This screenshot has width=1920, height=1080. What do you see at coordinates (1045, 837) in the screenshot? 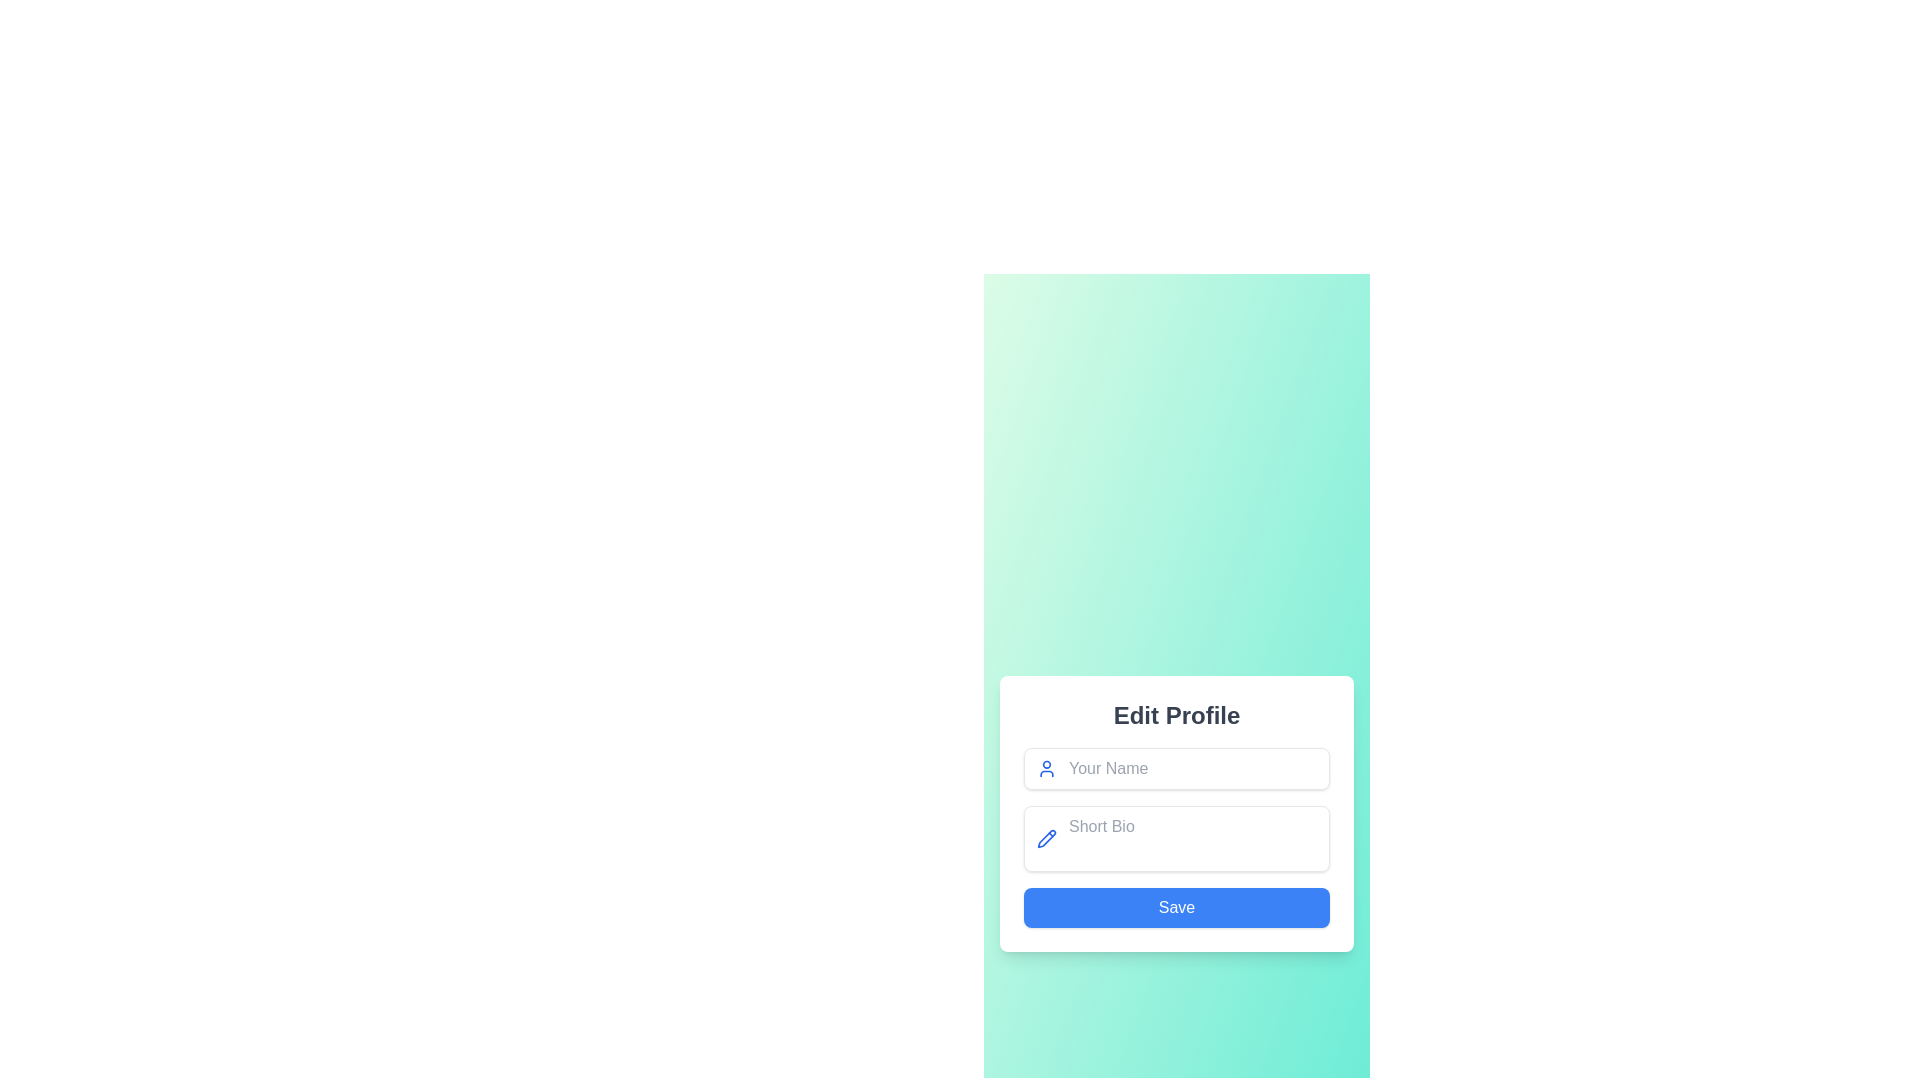
I see `the decorative pencil icon element located to the left of the 'Short Bio' input field in the 'Edit Profile' form, specifically near the bottom of the pencil shape` at bounding box center [1045, 837].